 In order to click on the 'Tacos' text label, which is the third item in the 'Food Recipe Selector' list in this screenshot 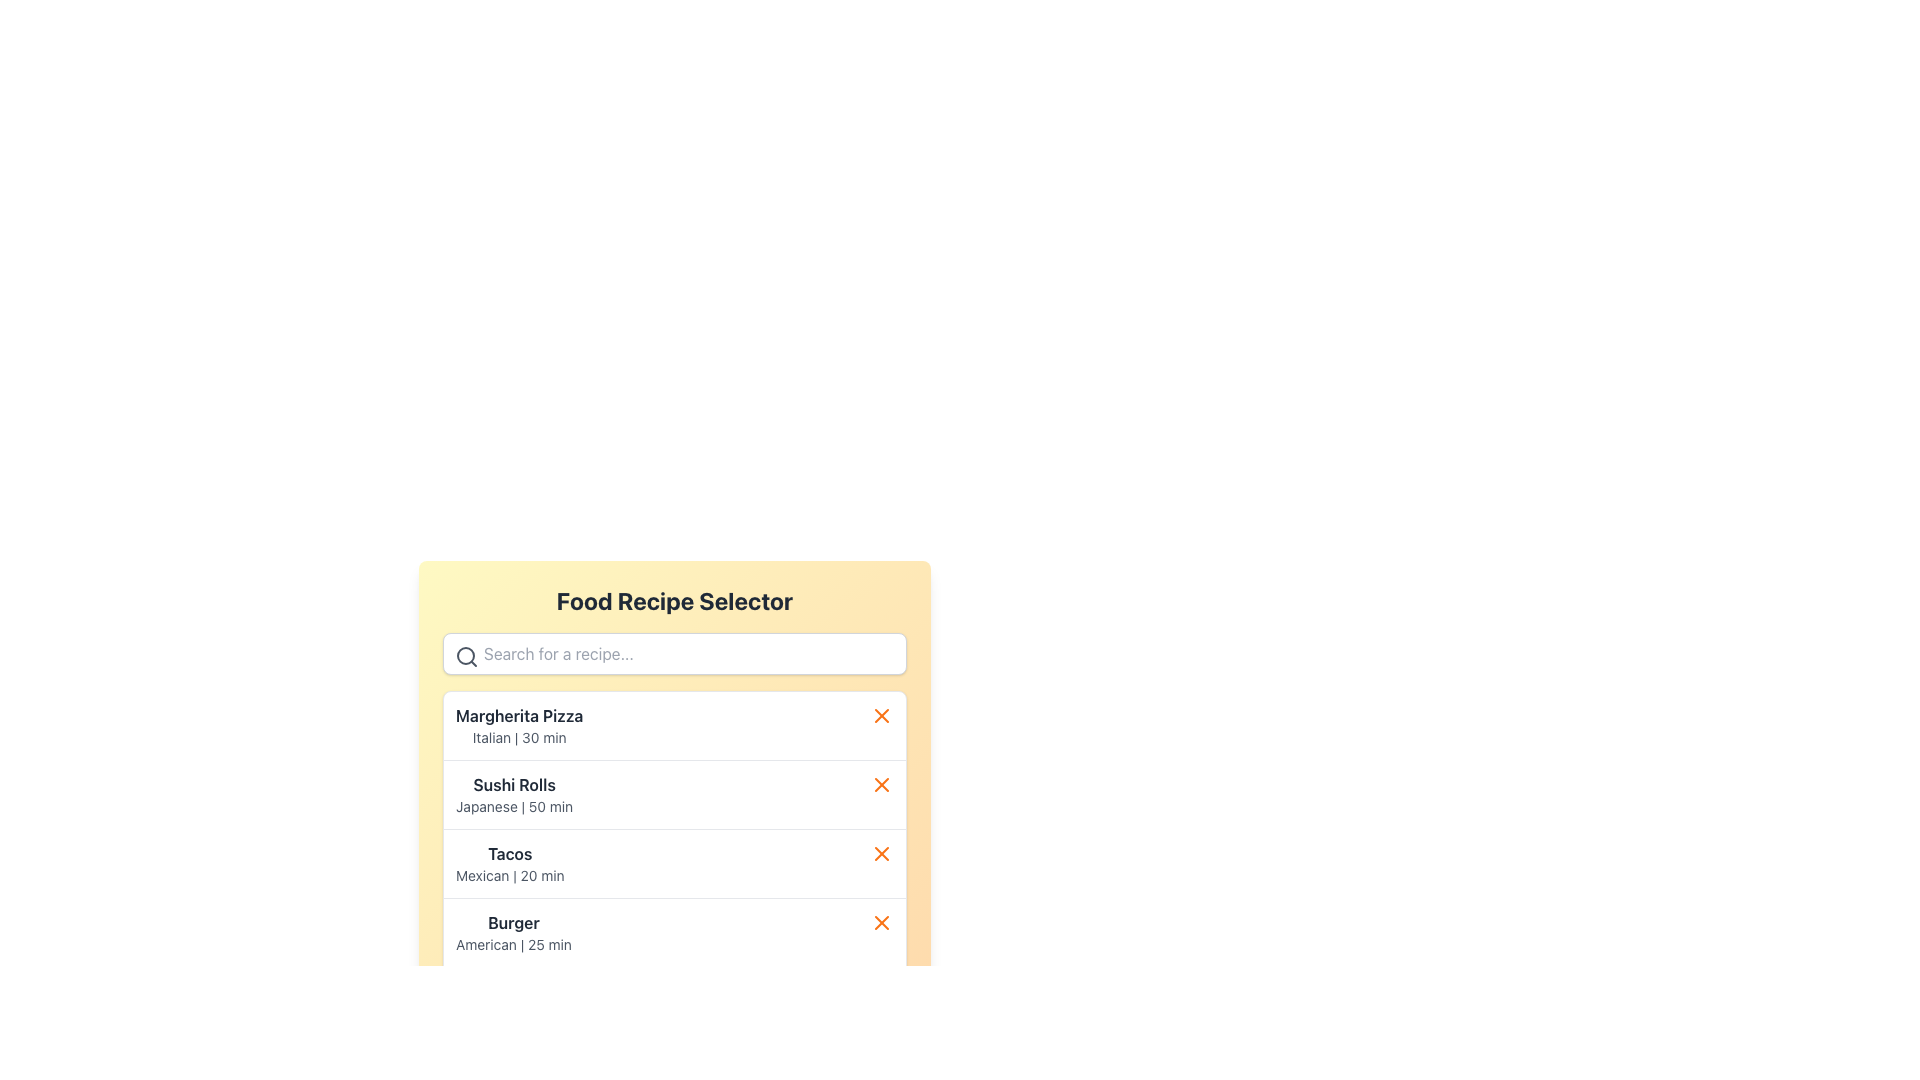, I will do `click(510, 853)`.